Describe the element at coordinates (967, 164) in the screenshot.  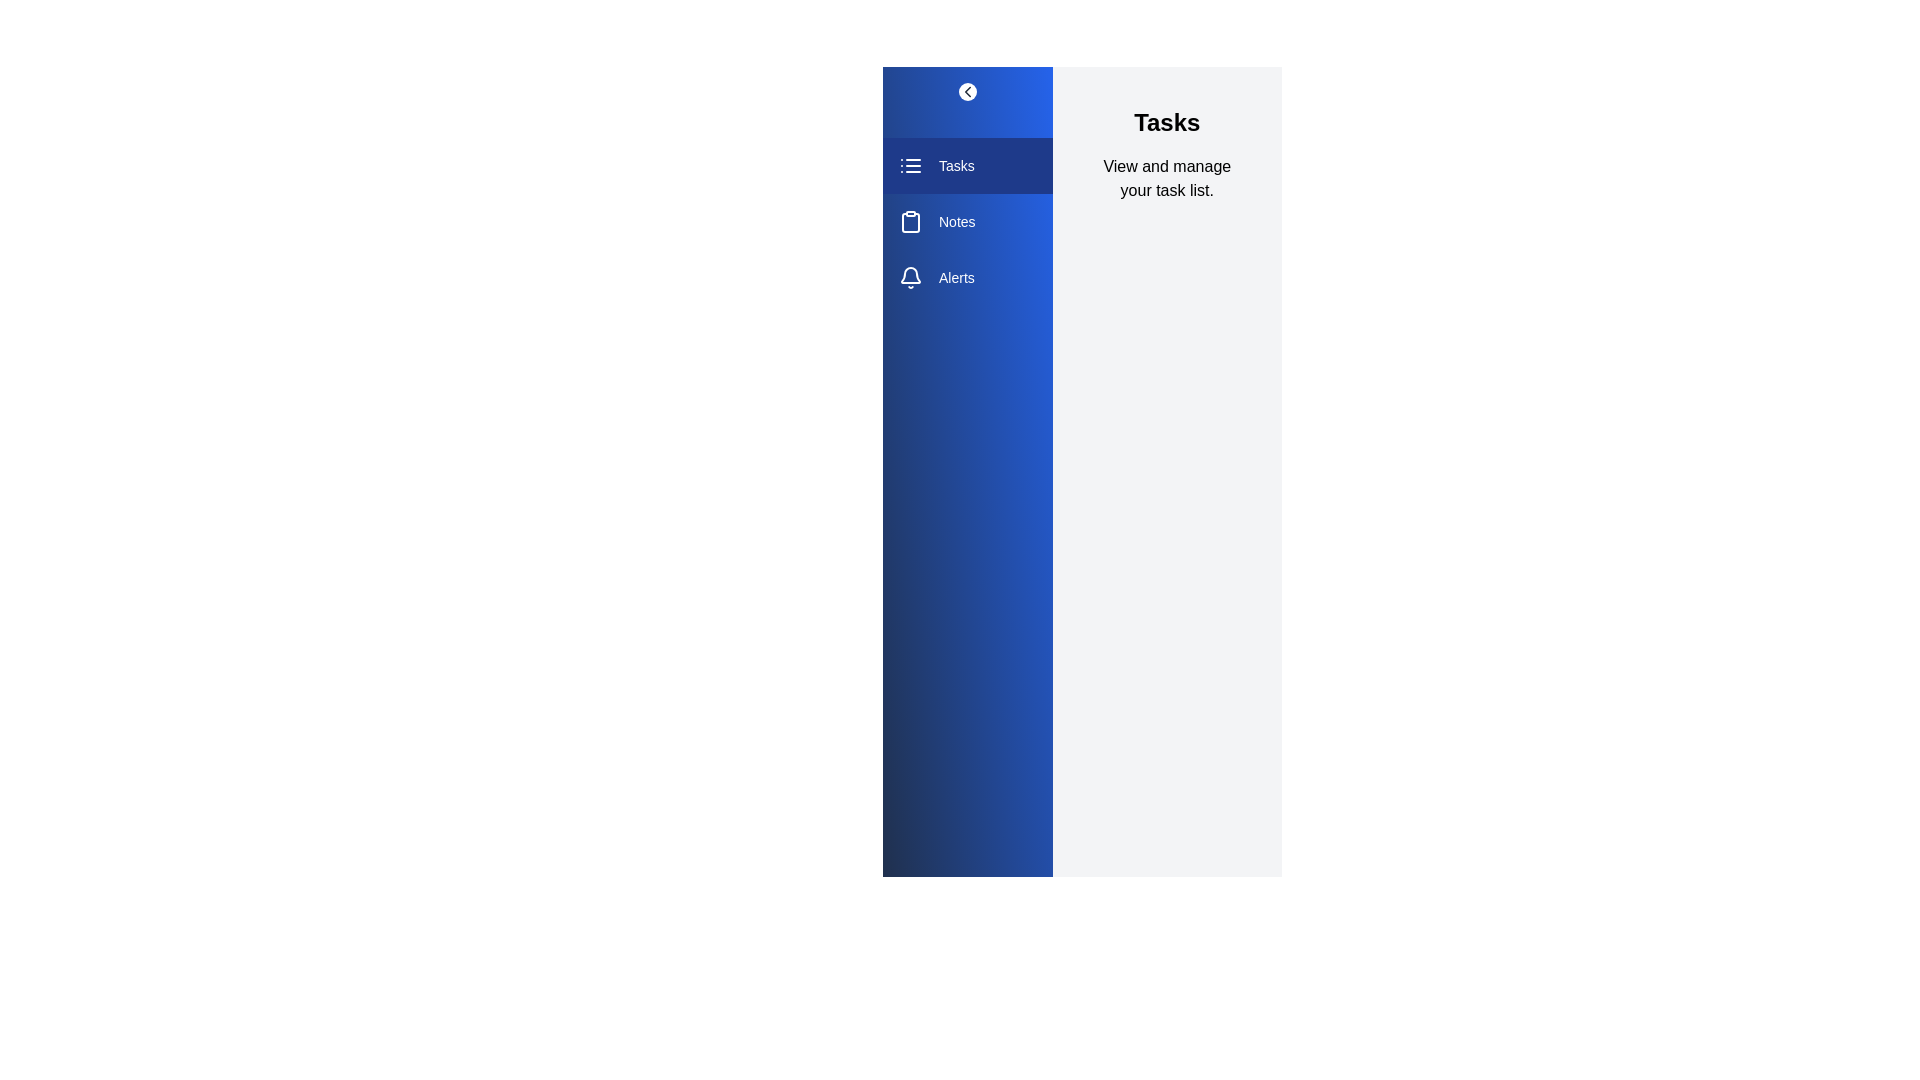
I see `the section Tasks from the sidebar` at that location.